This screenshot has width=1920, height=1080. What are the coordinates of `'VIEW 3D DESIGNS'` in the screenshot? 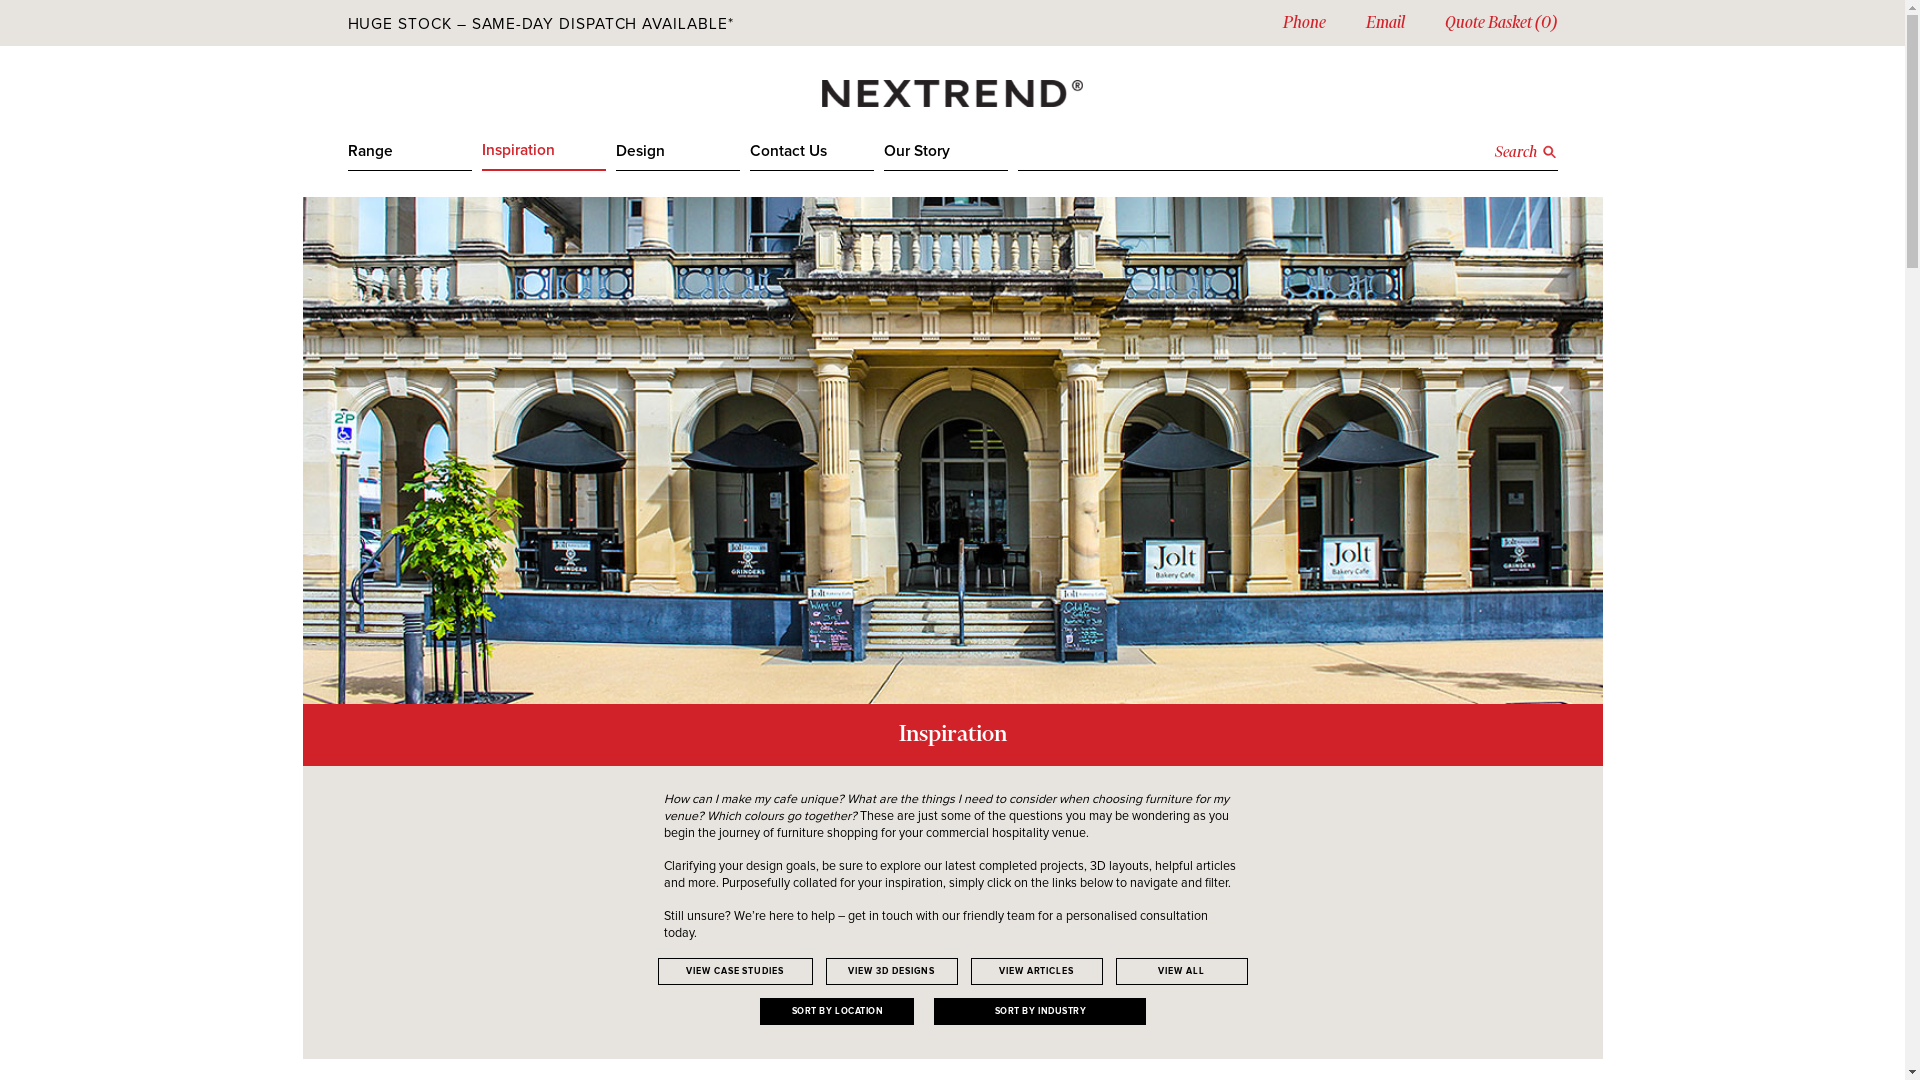 It's located at (825, 970).